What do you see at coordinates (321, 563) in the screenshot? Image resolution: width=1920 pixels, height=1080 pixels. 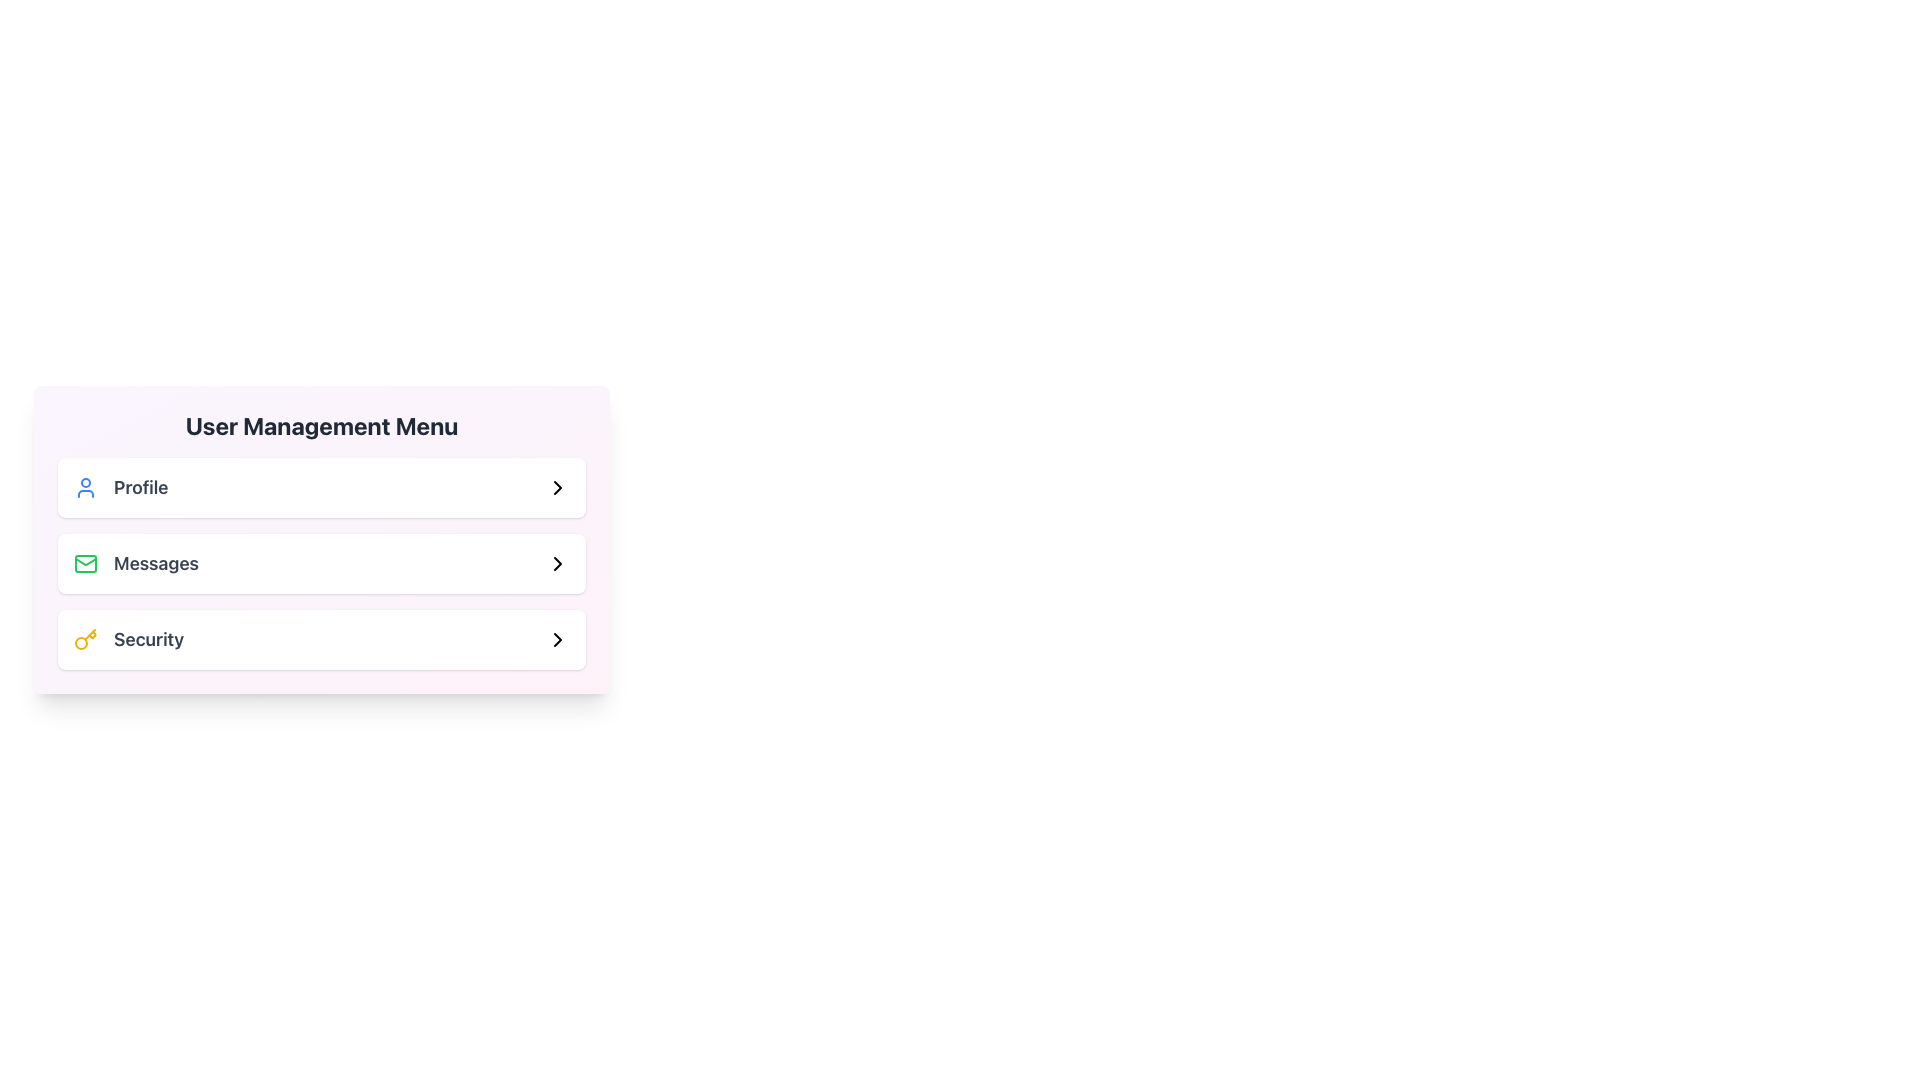 I see `the second menu item in the 'User Management Menu'` at bounding box center [321, 563].